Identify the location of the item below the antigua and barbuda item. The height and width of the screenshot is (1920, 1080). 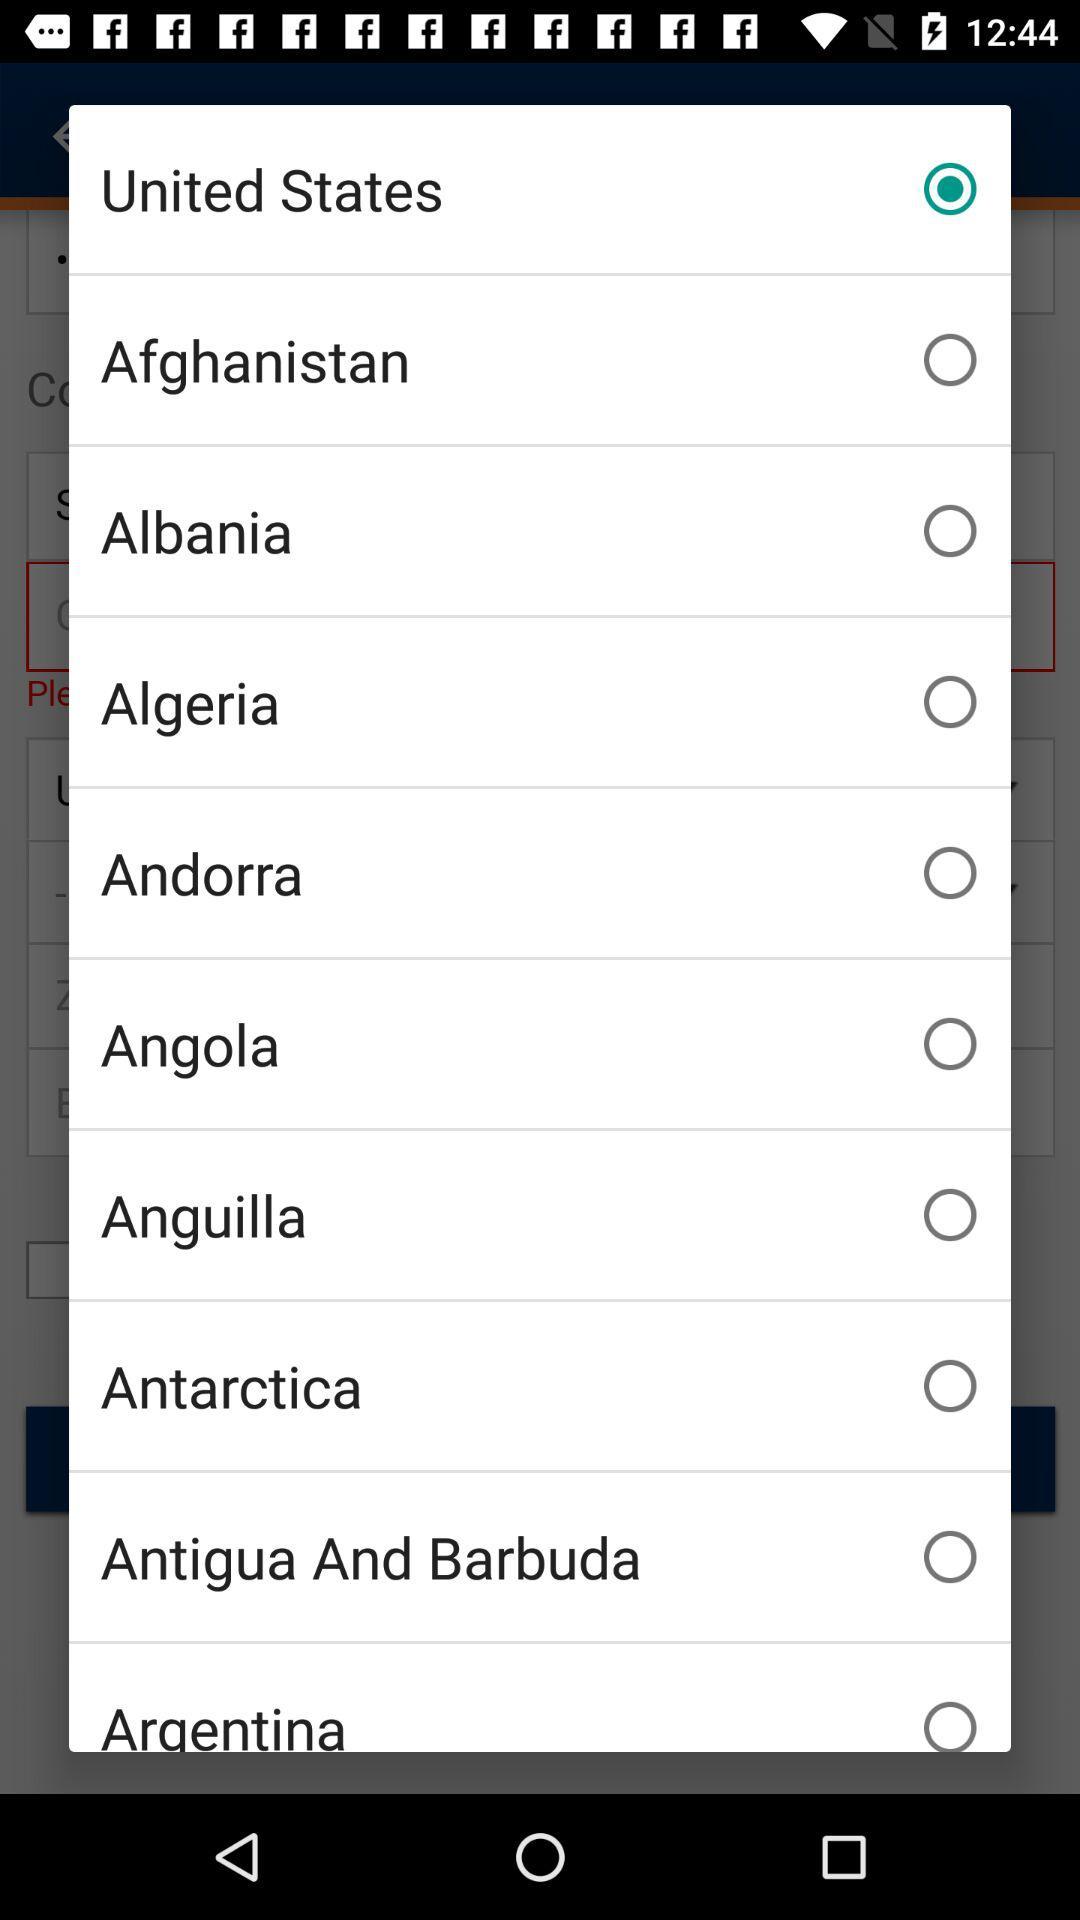
(540, 1697).